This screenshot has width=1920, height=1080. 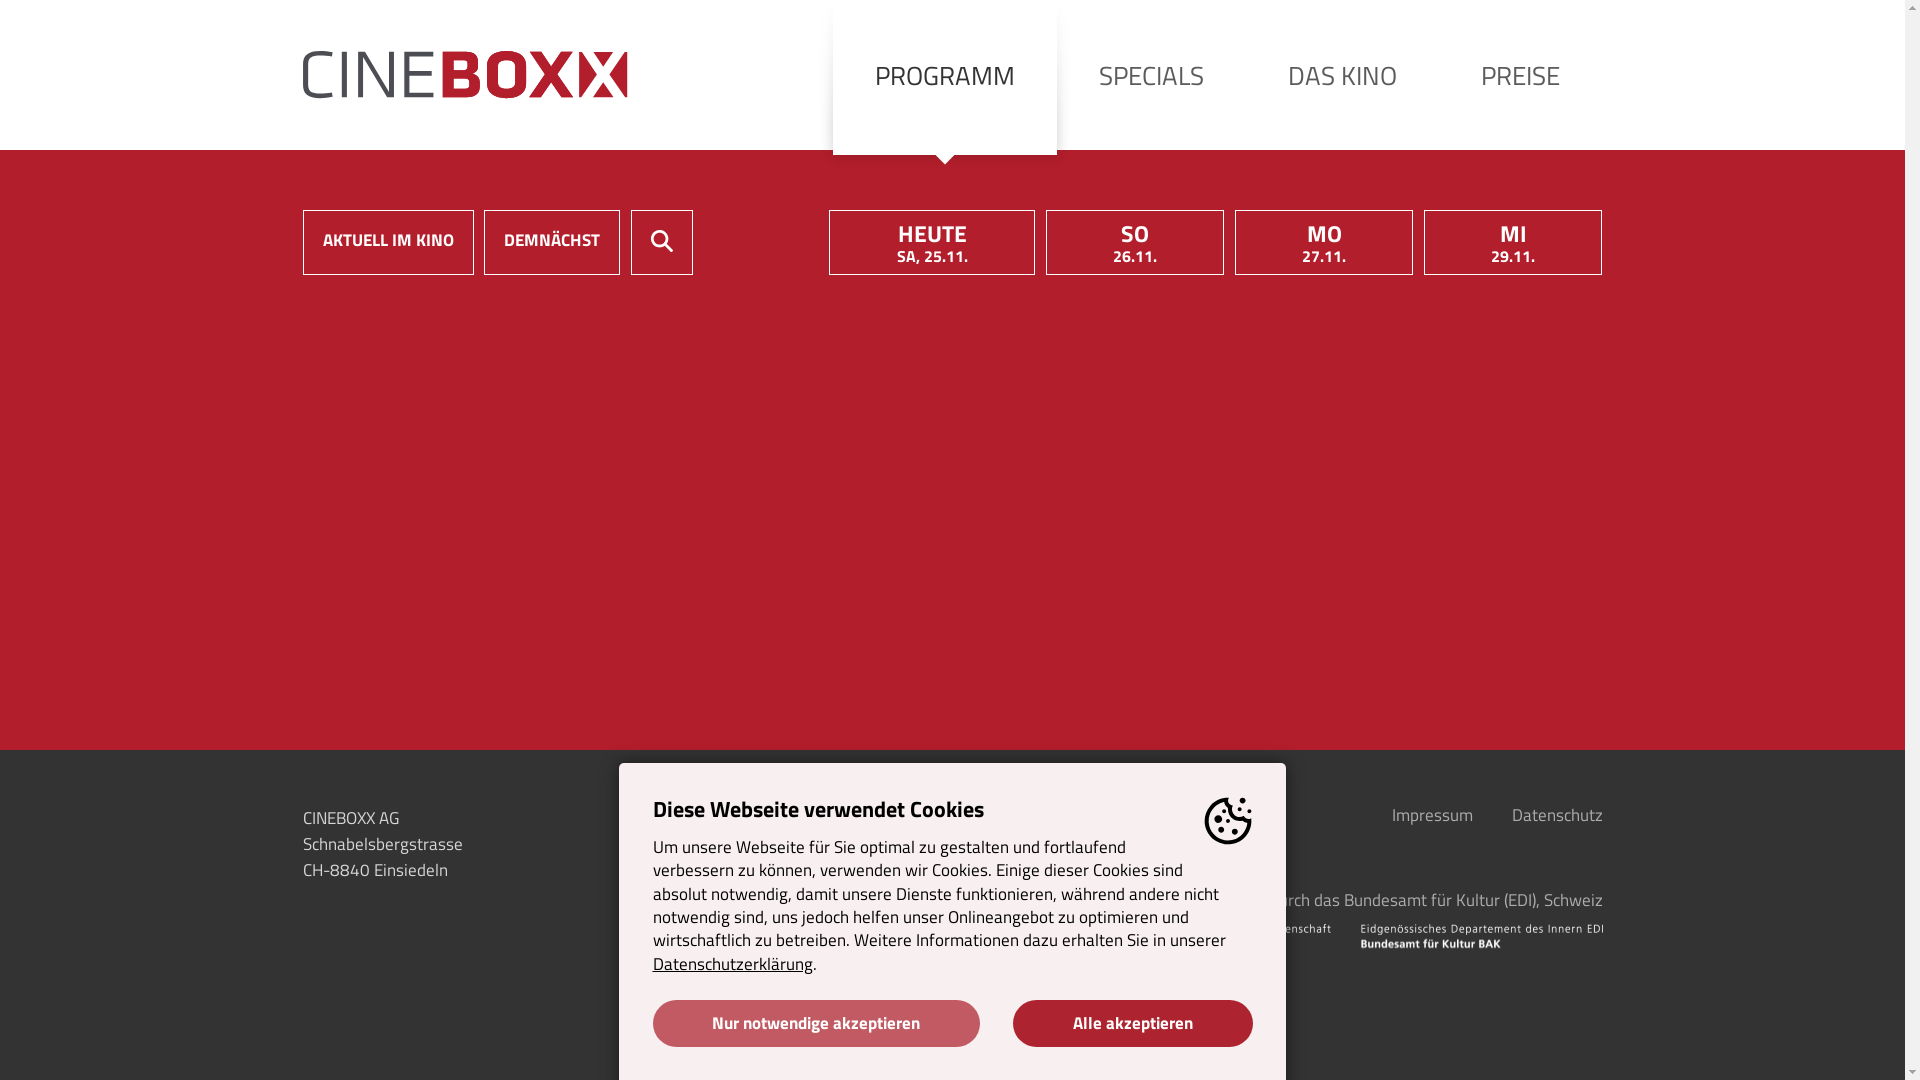 I want to click on 'AKTUELL IM KINO', so click(x=301, y=241).